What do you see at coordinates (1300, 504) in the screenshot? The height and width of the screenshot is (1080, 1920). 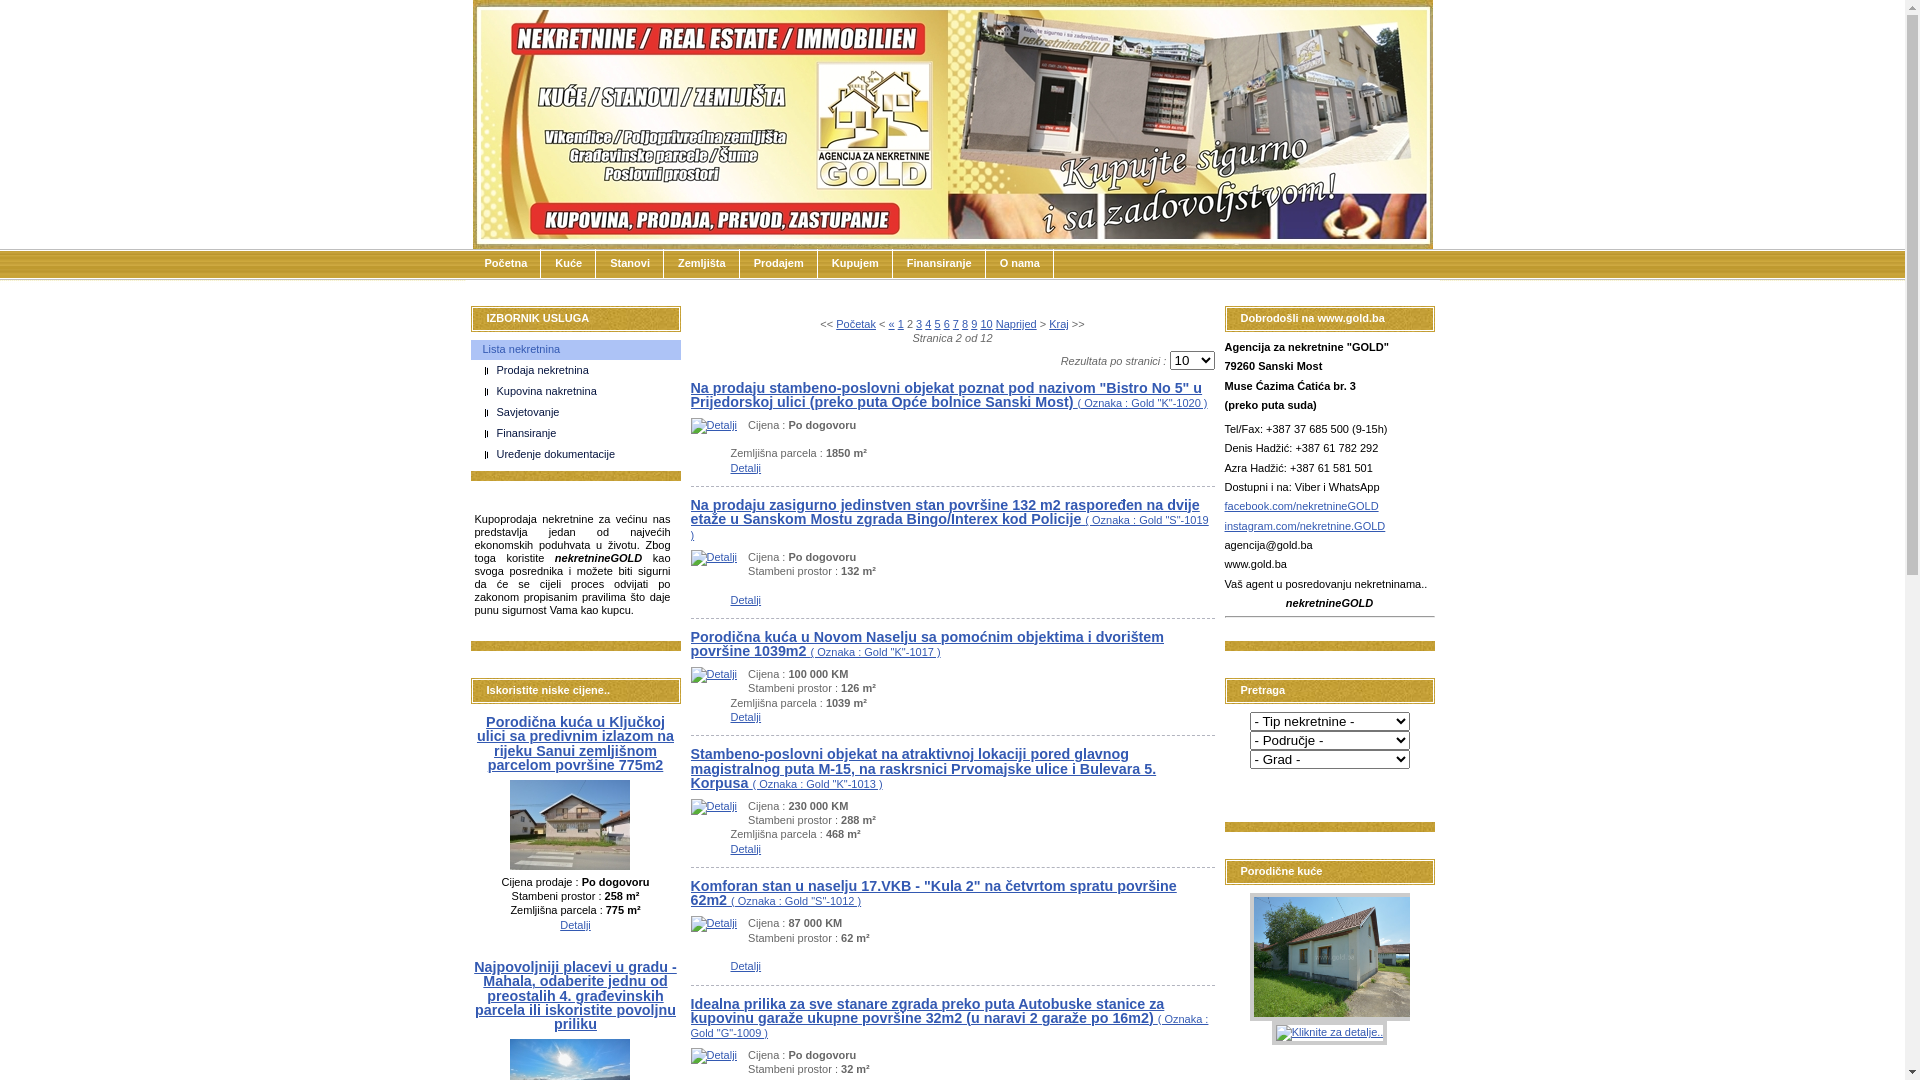 I see `'facebook.com/nekretnineGOLD'` at bounding box center [1300, 504].